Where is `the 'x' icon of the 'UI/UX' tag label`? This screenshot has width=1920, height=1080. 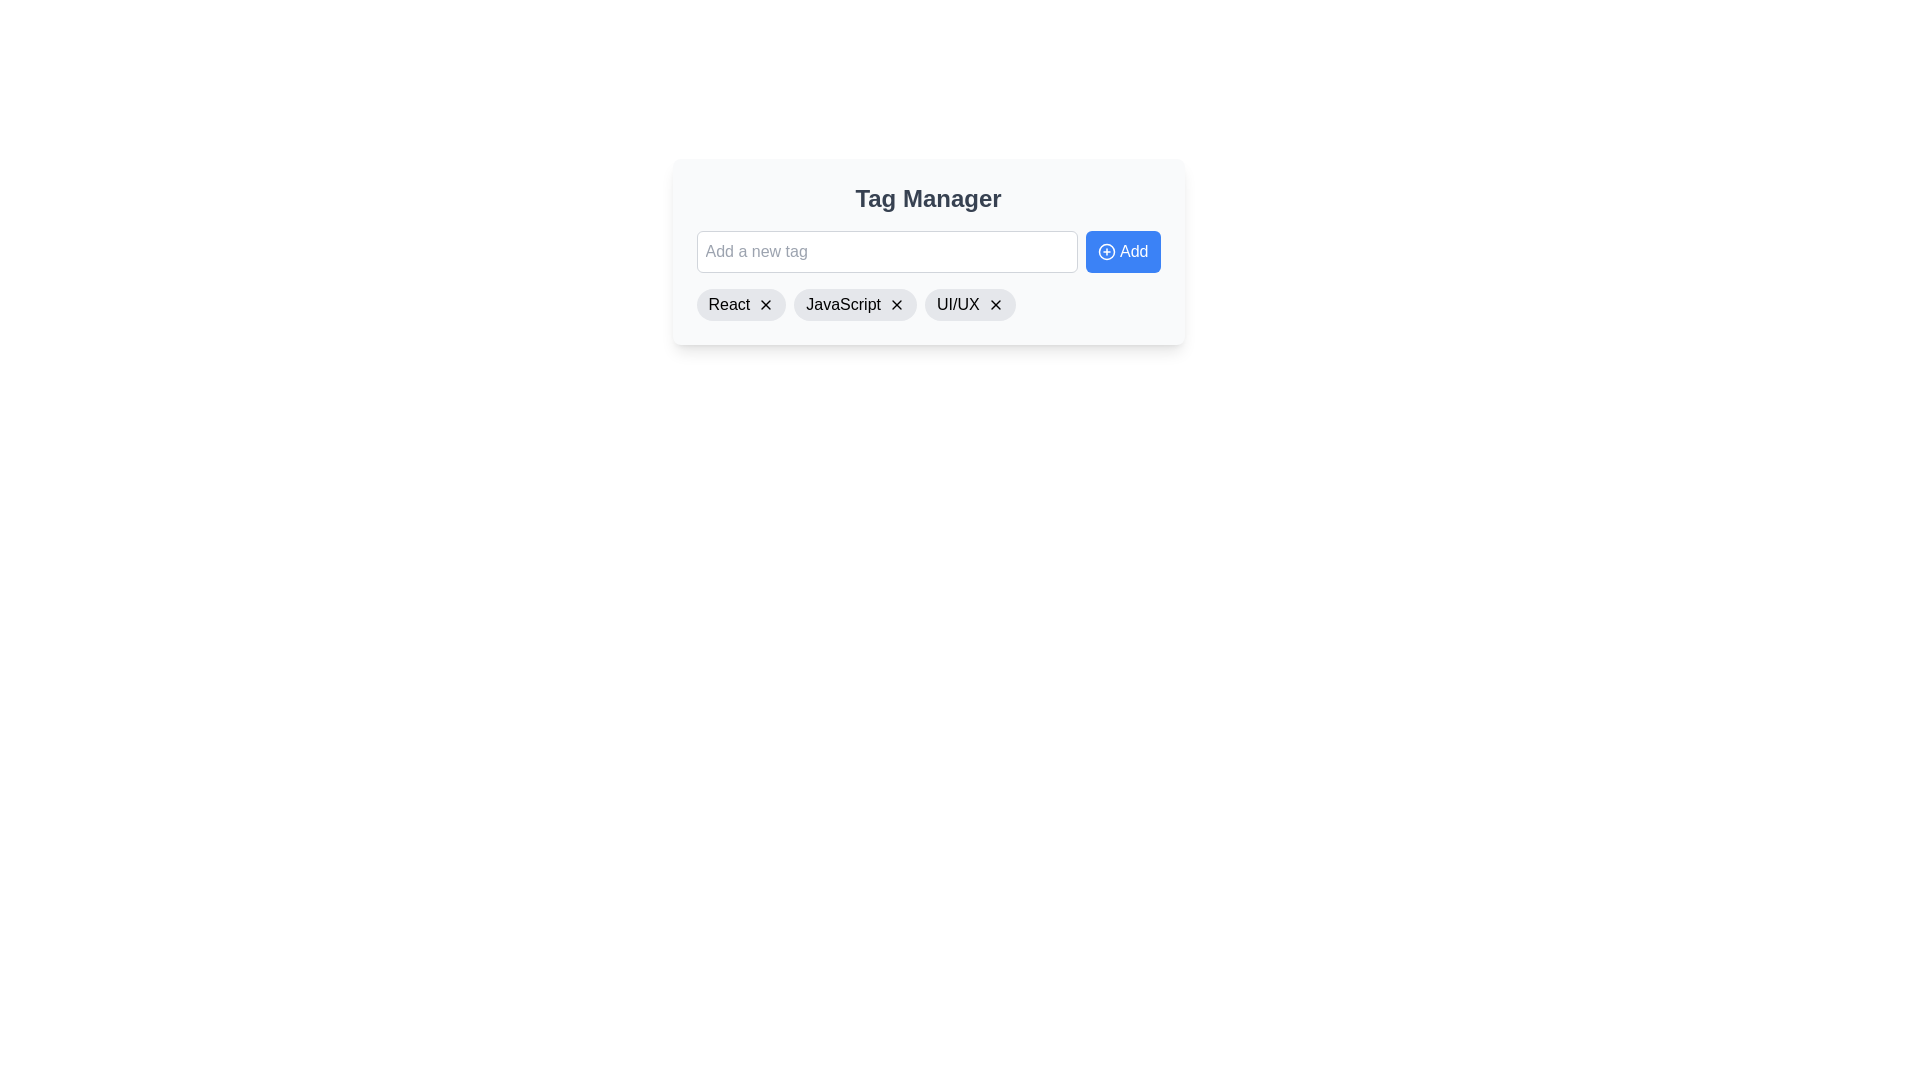 the 'x' icon of the 'UI/UX' tag label is located at coordinates (970, 304).